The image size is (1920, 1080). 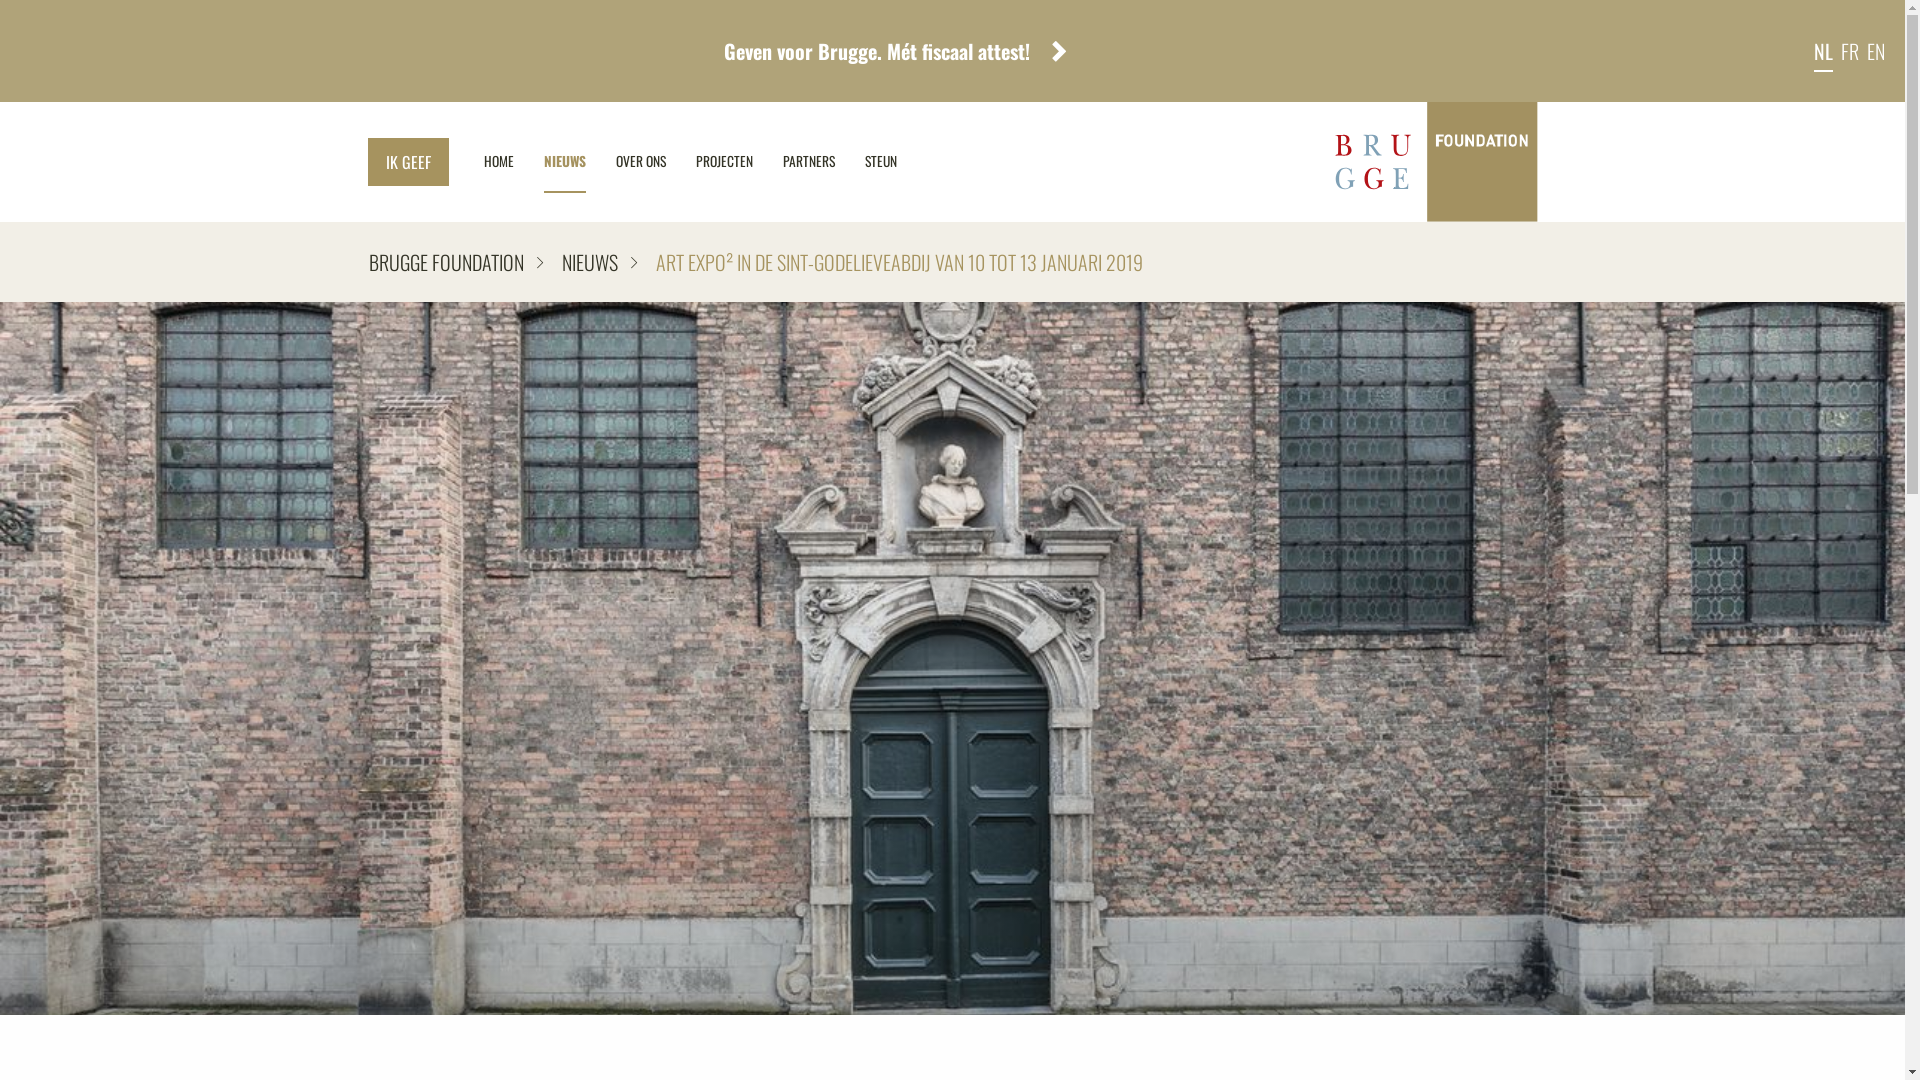 What do you see at coordinates (638, 161) in the screenshot?
I see `'OVER ONS'` at bounding box center [638, 161].